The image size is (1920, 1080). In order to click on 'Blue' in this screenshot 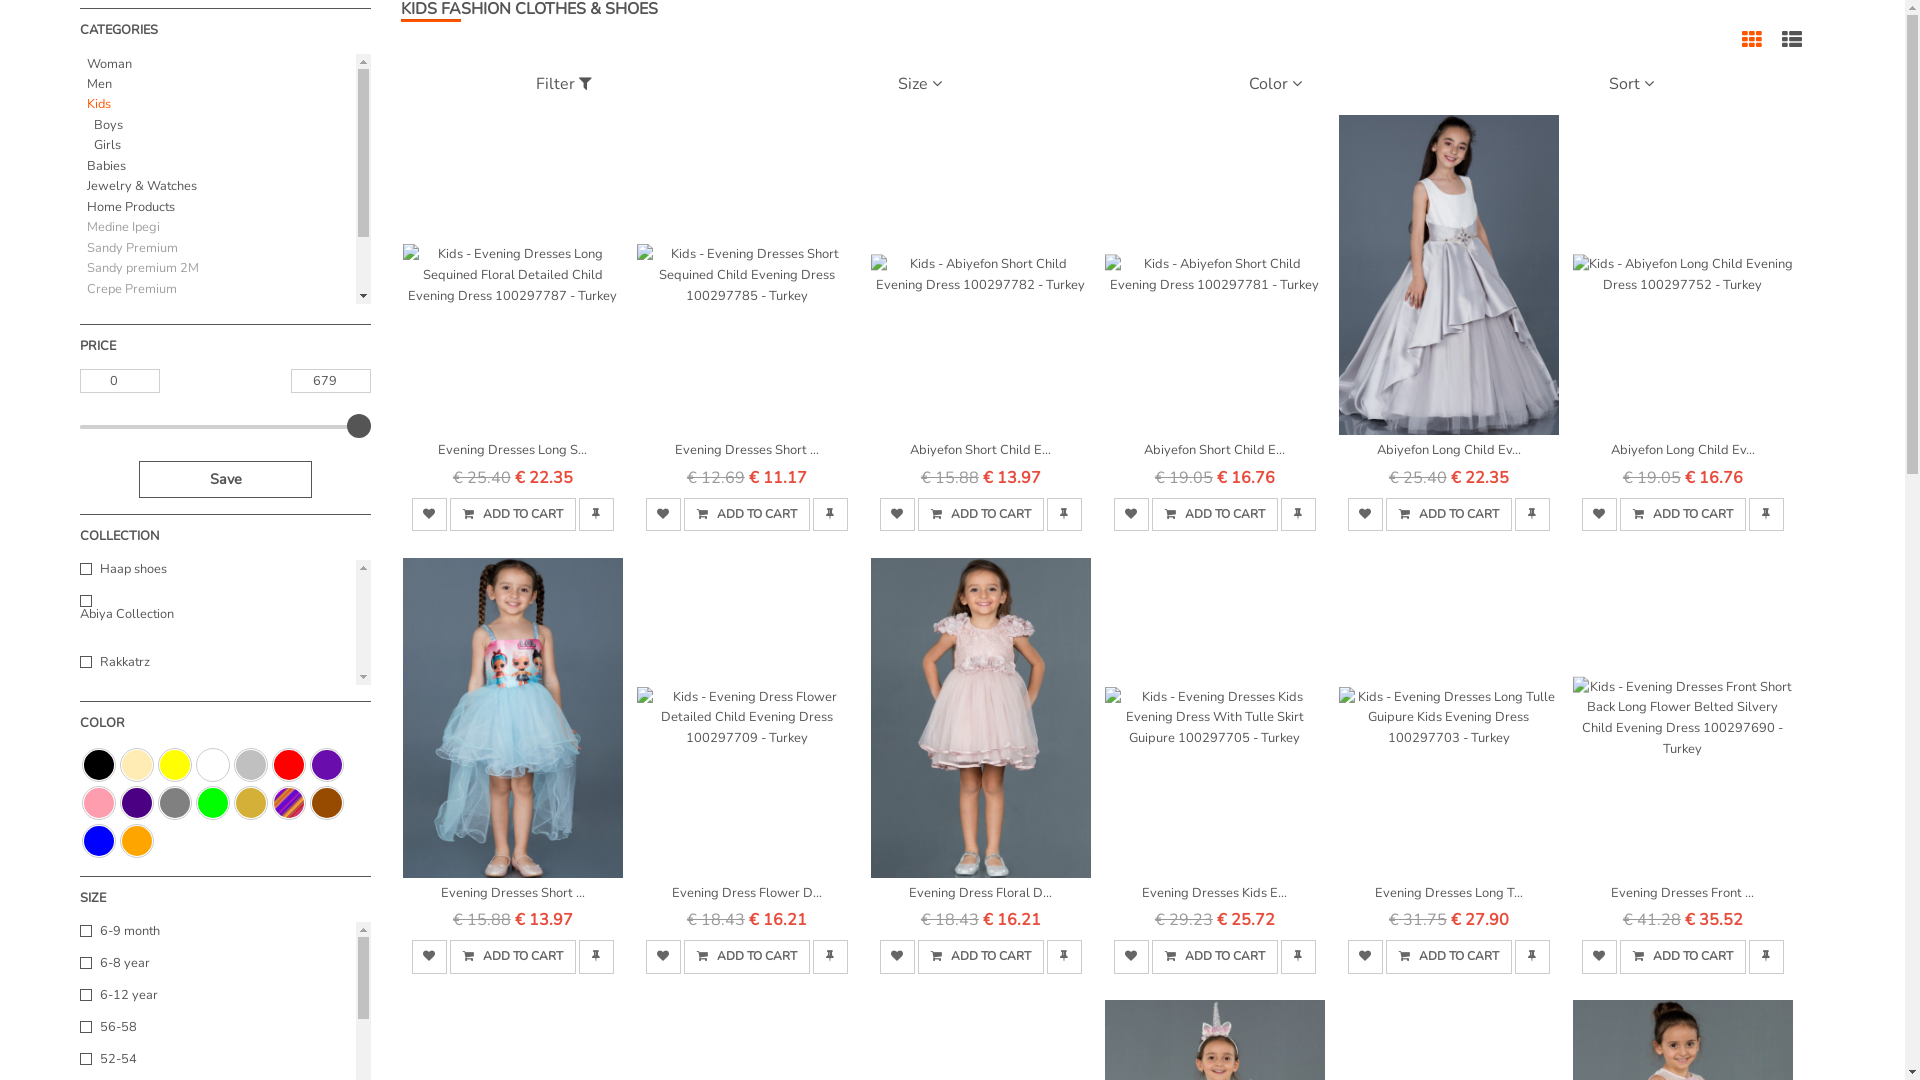, I will do `click(98, 840)`.